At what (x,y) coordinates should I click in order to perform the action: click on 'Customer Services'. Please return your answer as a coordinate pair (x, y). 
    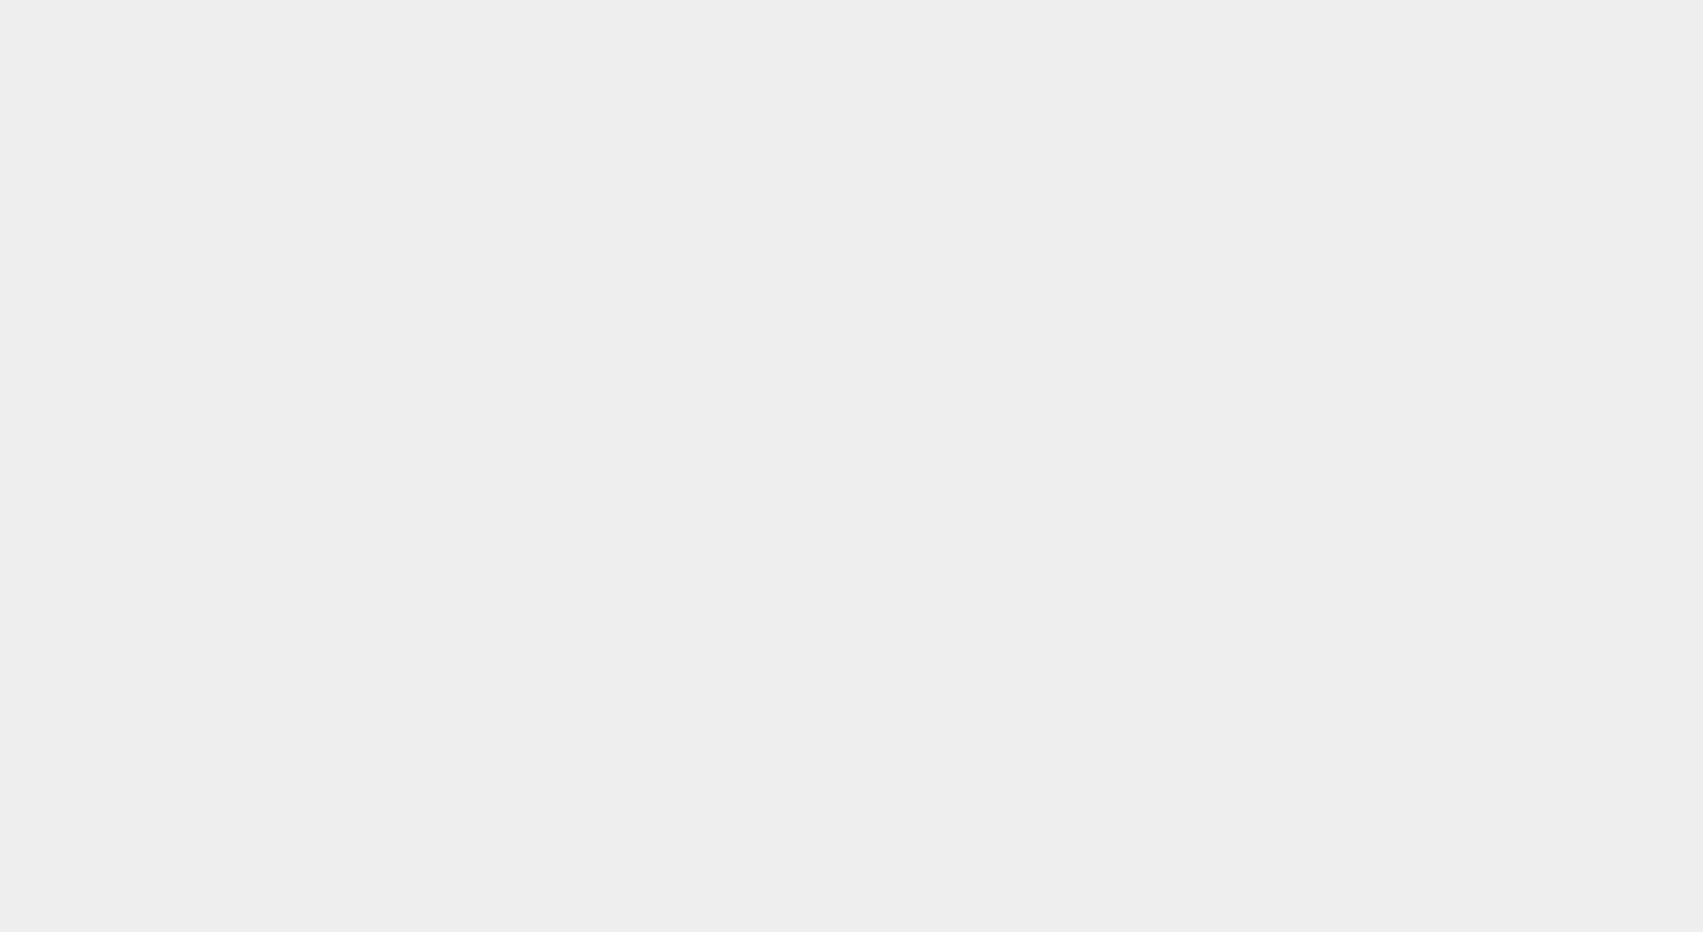
    Looking at the image, I should click on (265, 360).